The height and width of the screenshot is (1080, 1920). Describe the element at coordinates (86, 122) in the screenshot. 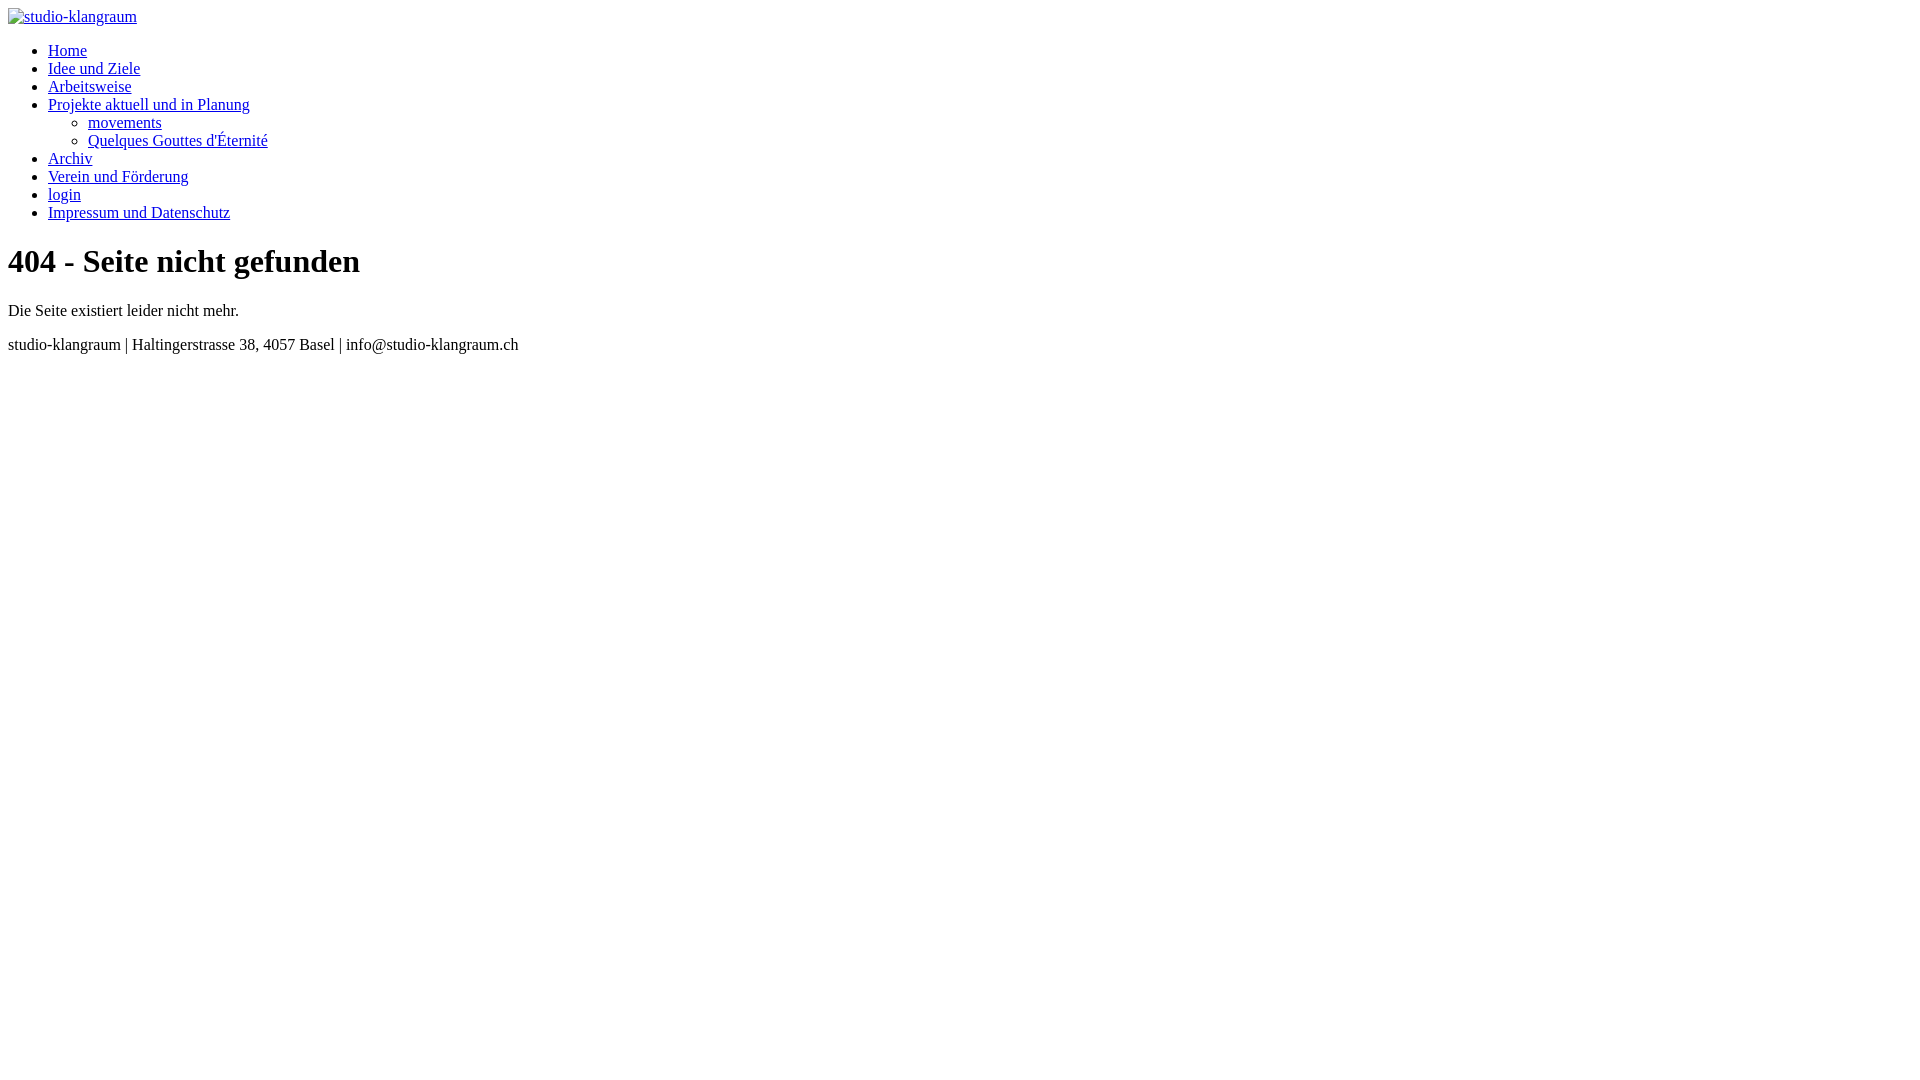

I see `'movements'` at that location.